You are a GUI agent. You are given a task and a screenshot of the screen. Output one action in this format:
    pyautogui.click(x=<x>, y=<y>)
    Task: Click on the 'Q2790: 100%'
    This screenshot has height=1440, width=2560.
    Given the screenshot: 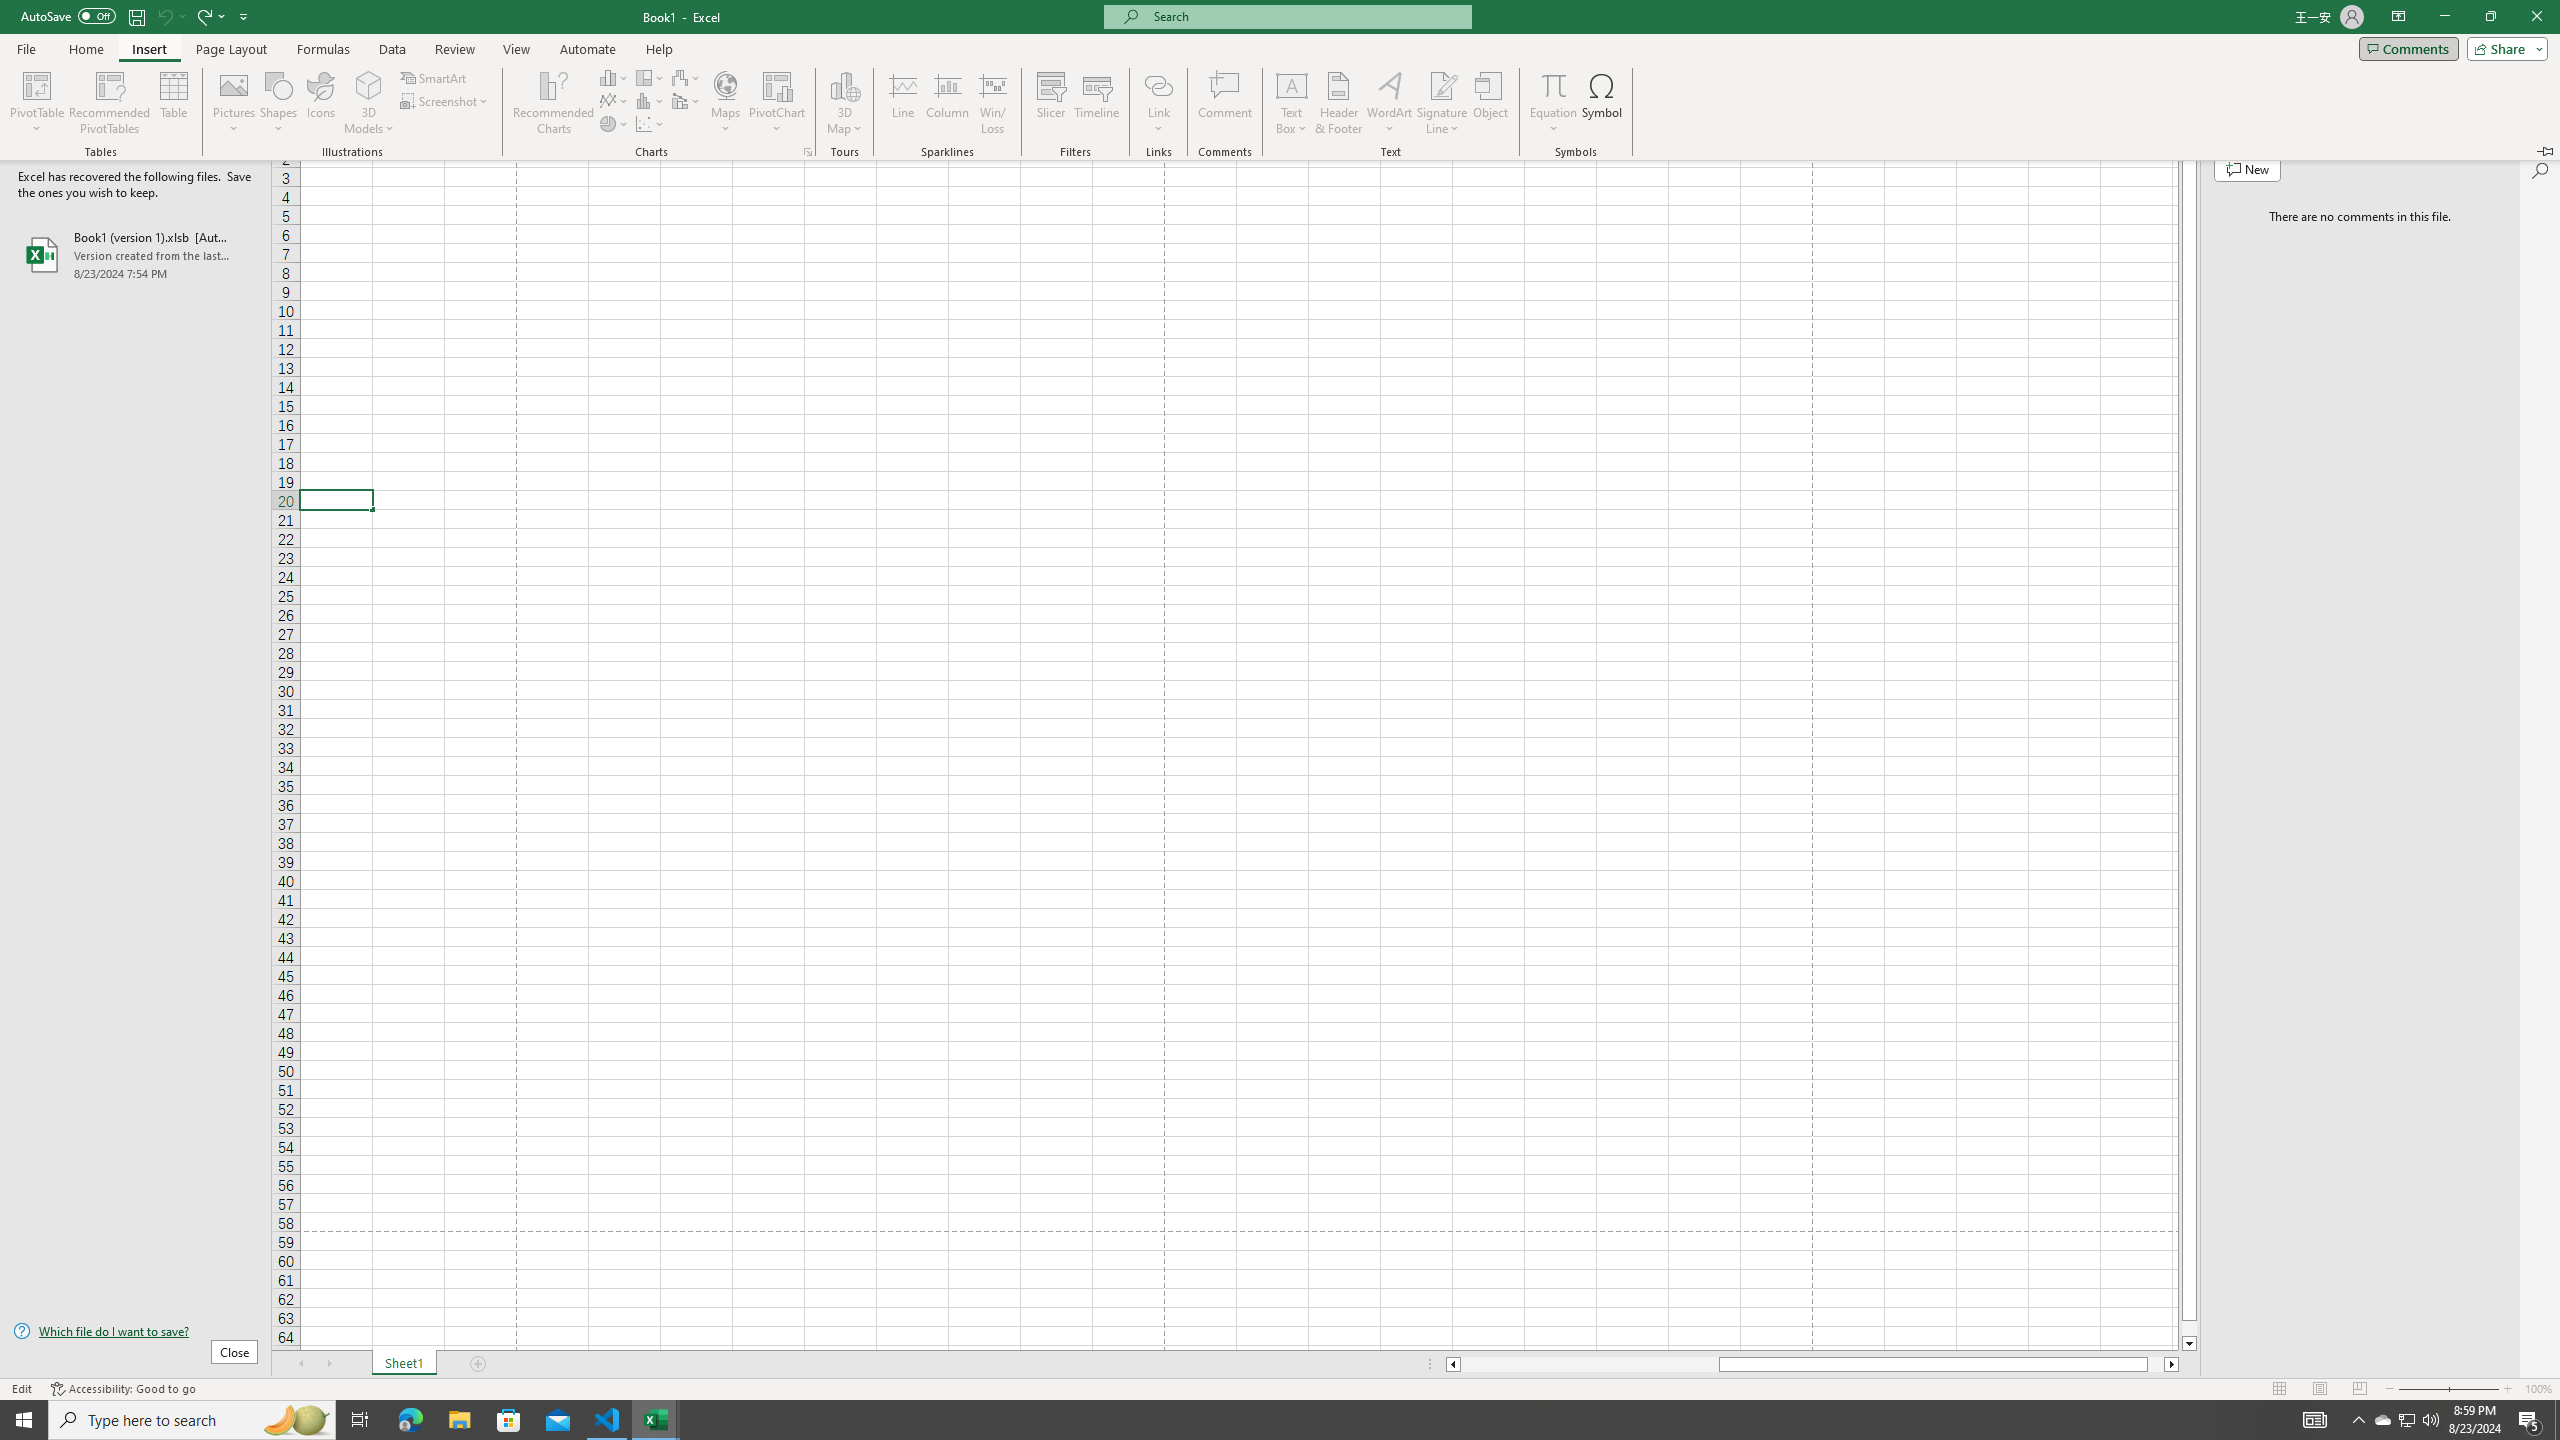 What is the action you would take?
    pyautogui.click(x=2429, y=1418)
    